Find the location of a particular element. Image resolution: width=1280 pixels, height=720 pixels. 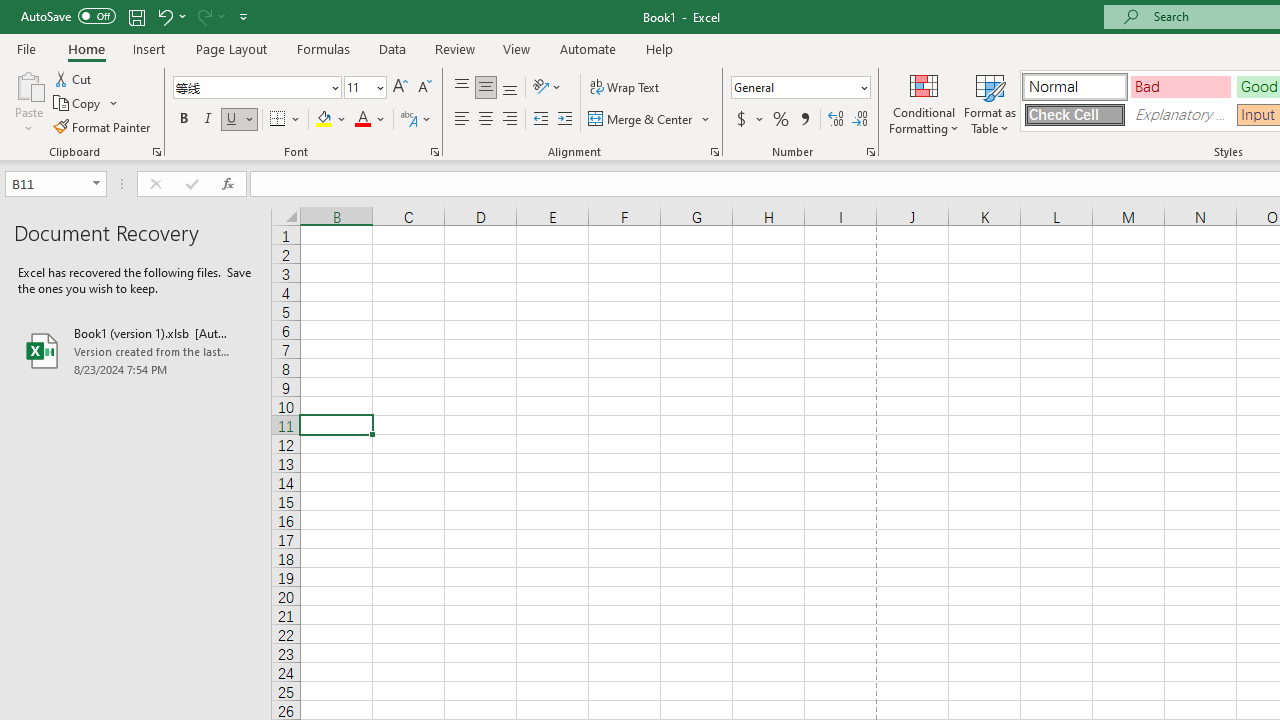

'Undo' is located at coordinates (164, 16).